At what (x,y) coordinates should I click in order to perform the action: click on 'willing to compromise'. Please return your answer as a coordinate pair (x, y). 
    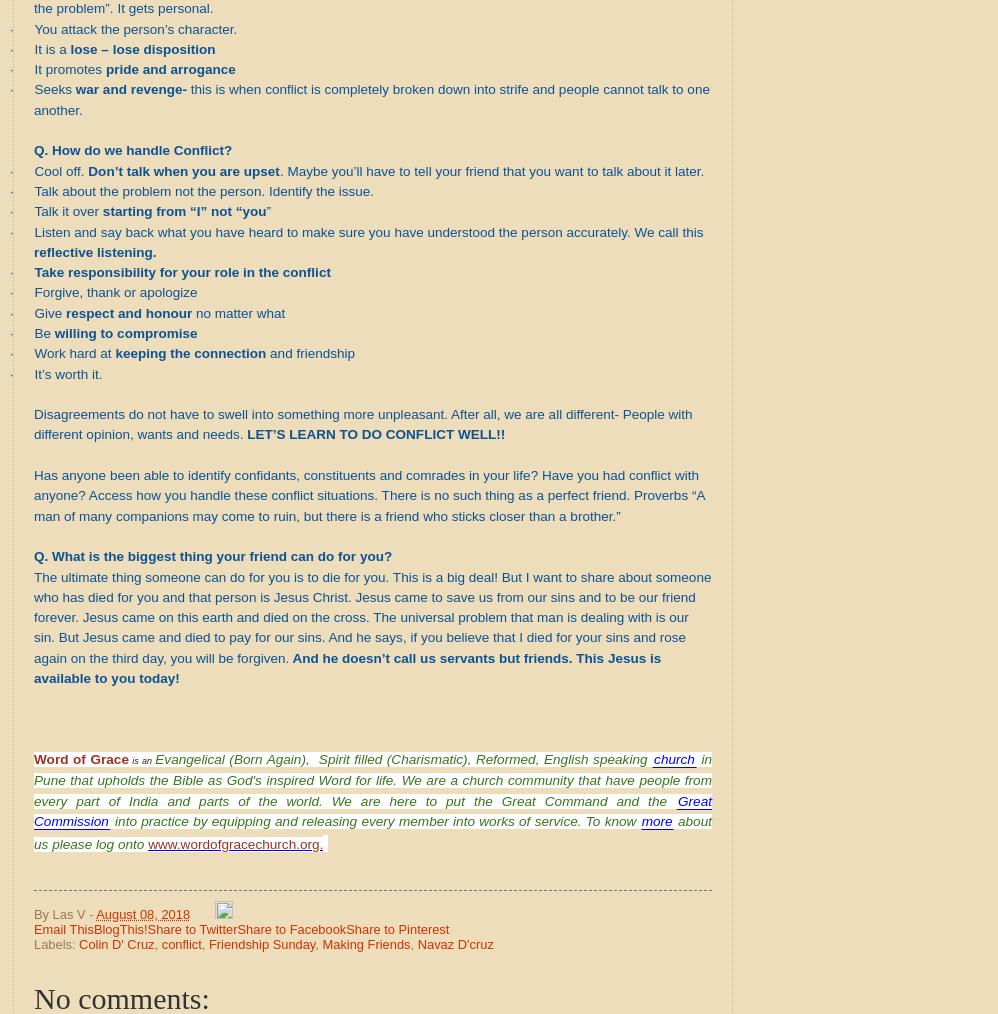
    Looking at the image, I should click on (125, 333).